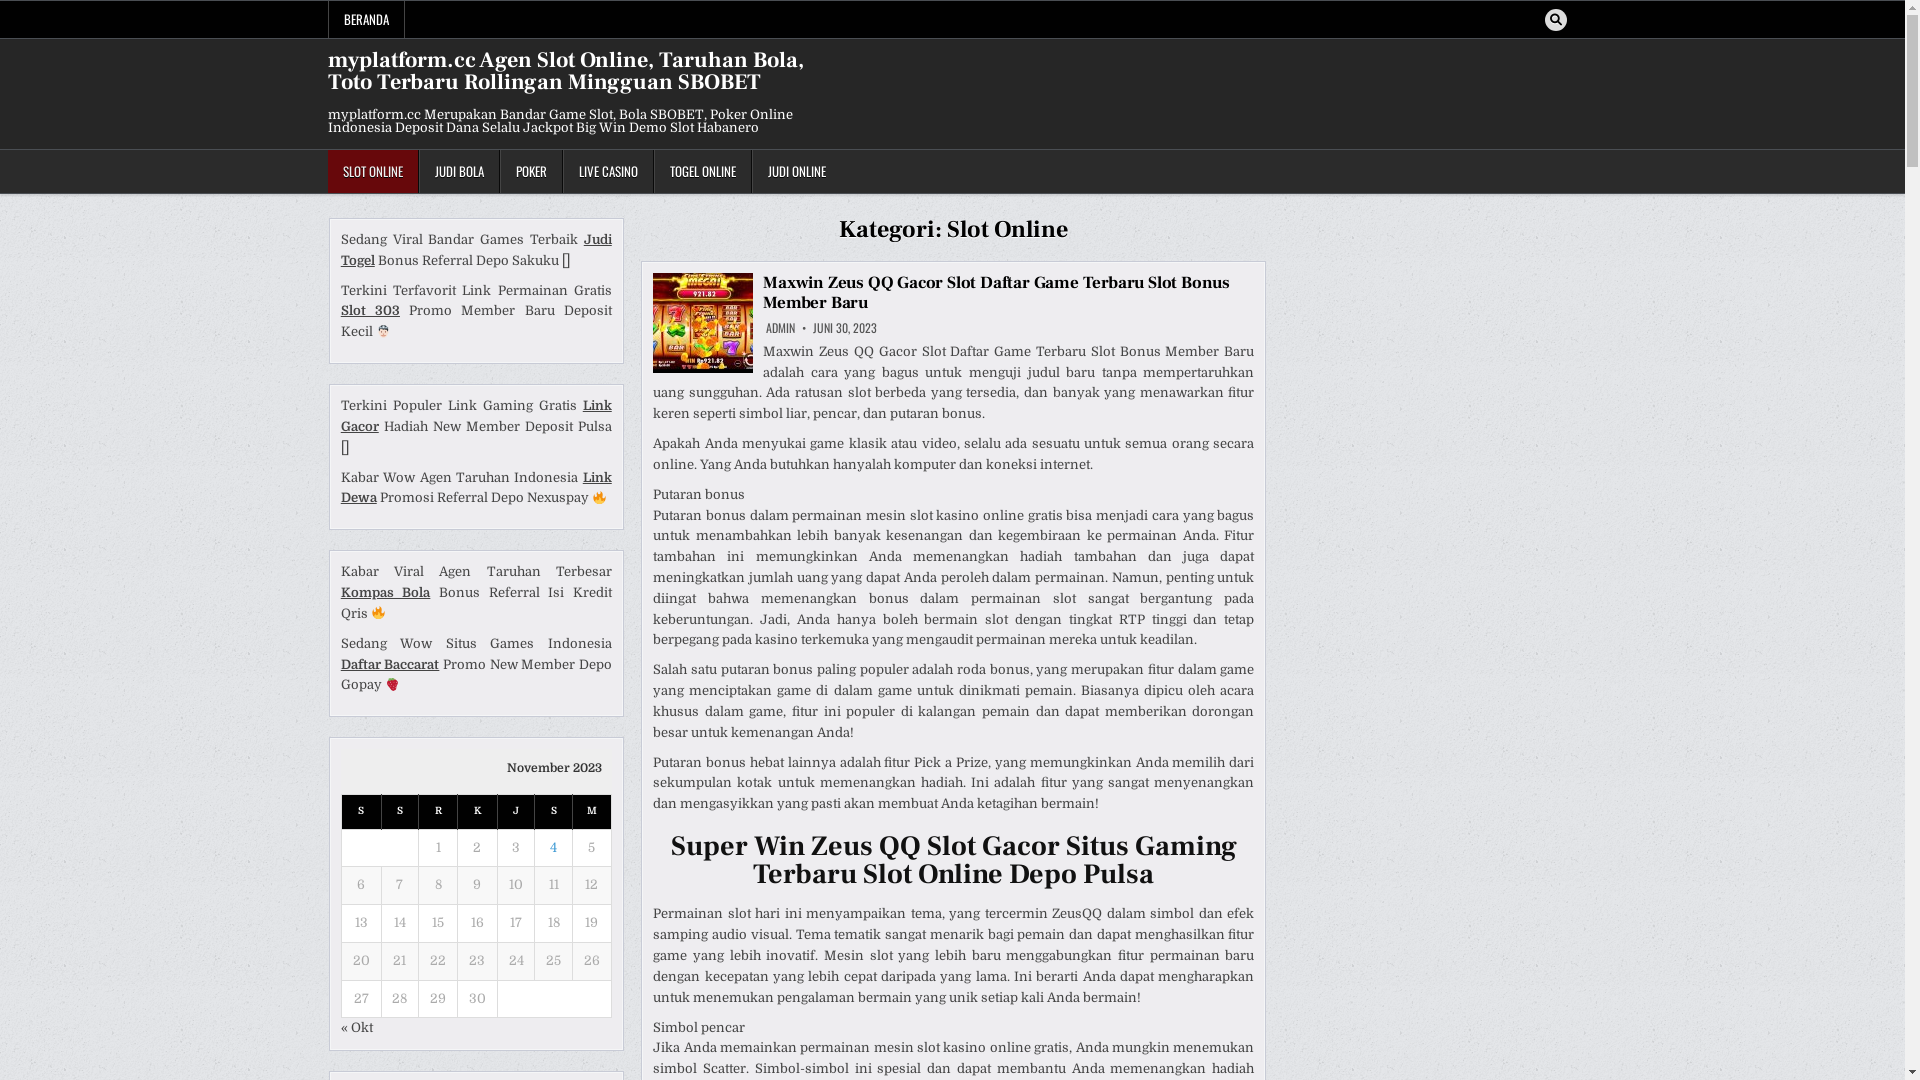 This screenshot has width=1920, height=1080. Describe the element at coordinates (475, 488) in the screenshot. I see `'Link Dewa'` at that location.